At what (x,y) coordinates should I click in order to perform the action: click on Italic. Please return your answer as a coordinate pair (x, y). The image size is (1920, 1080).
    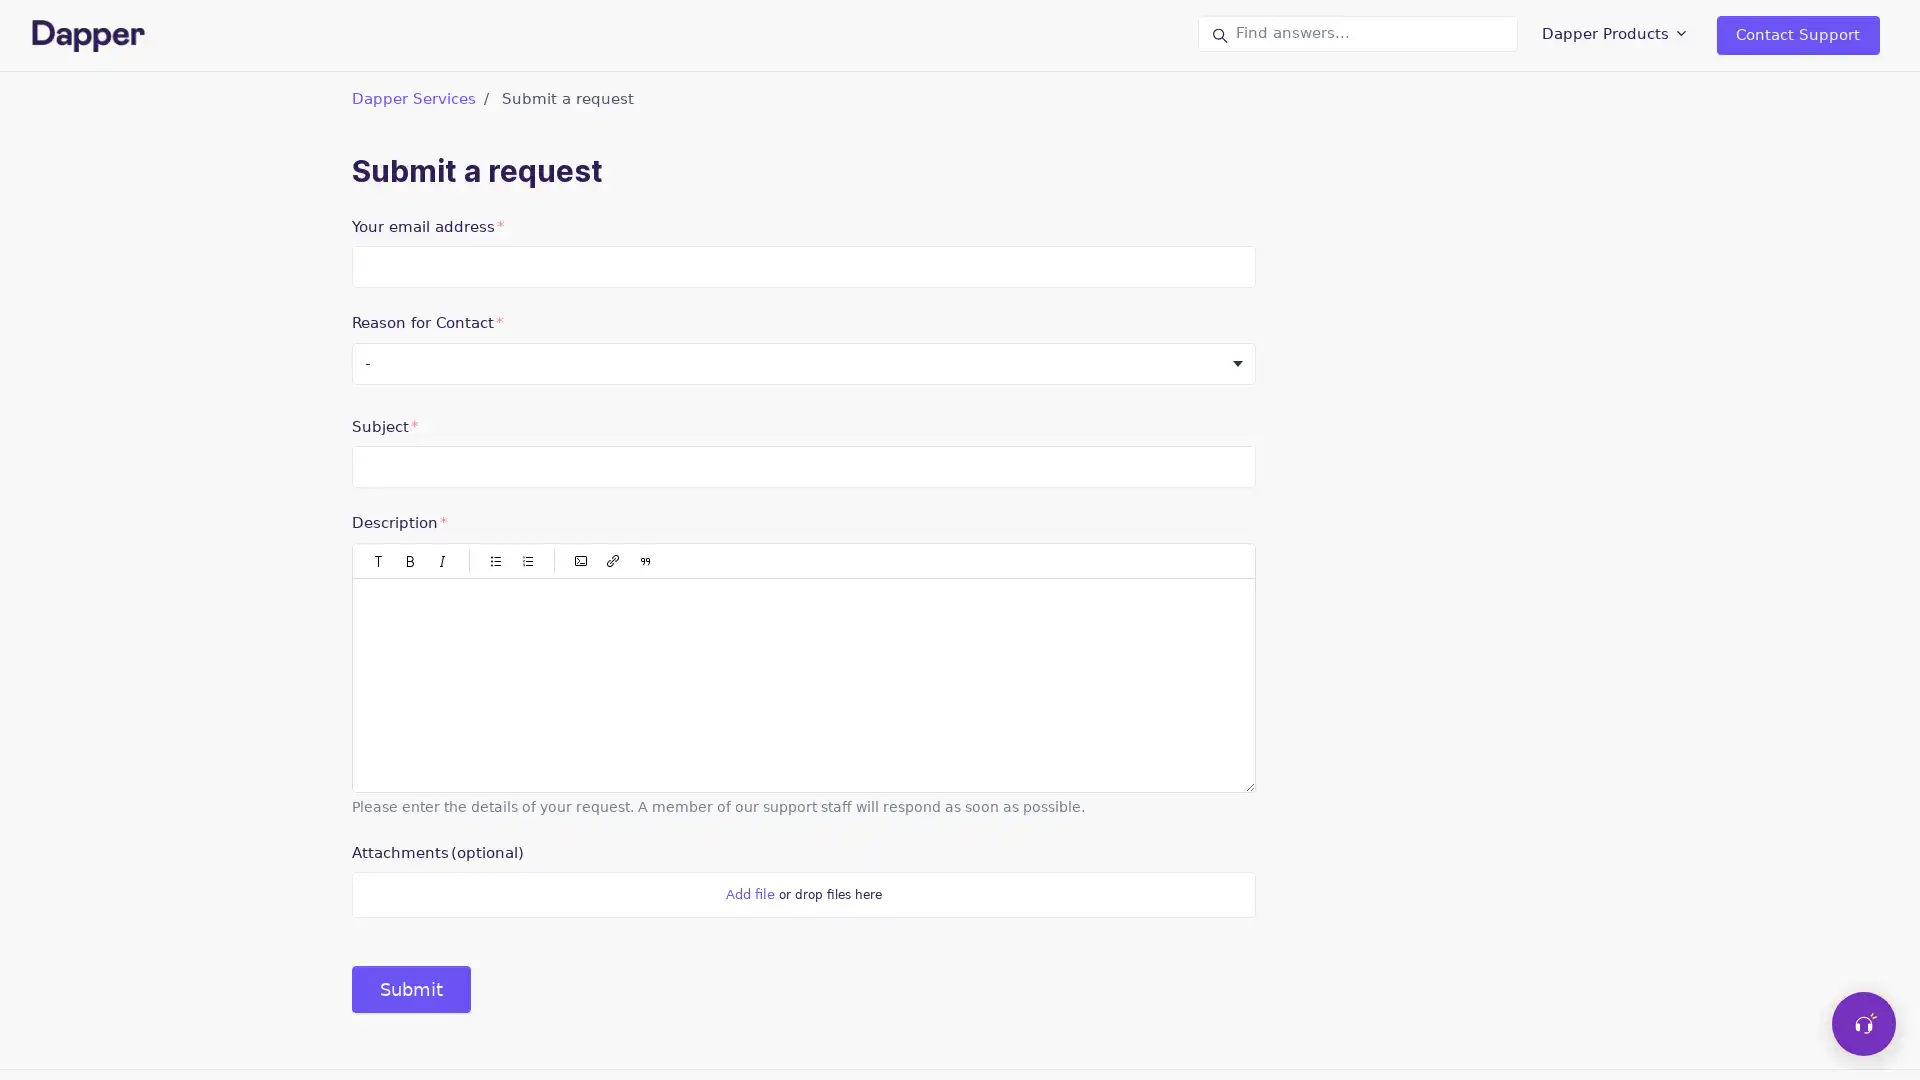
    Looking at the image, I should click on (441, 560).